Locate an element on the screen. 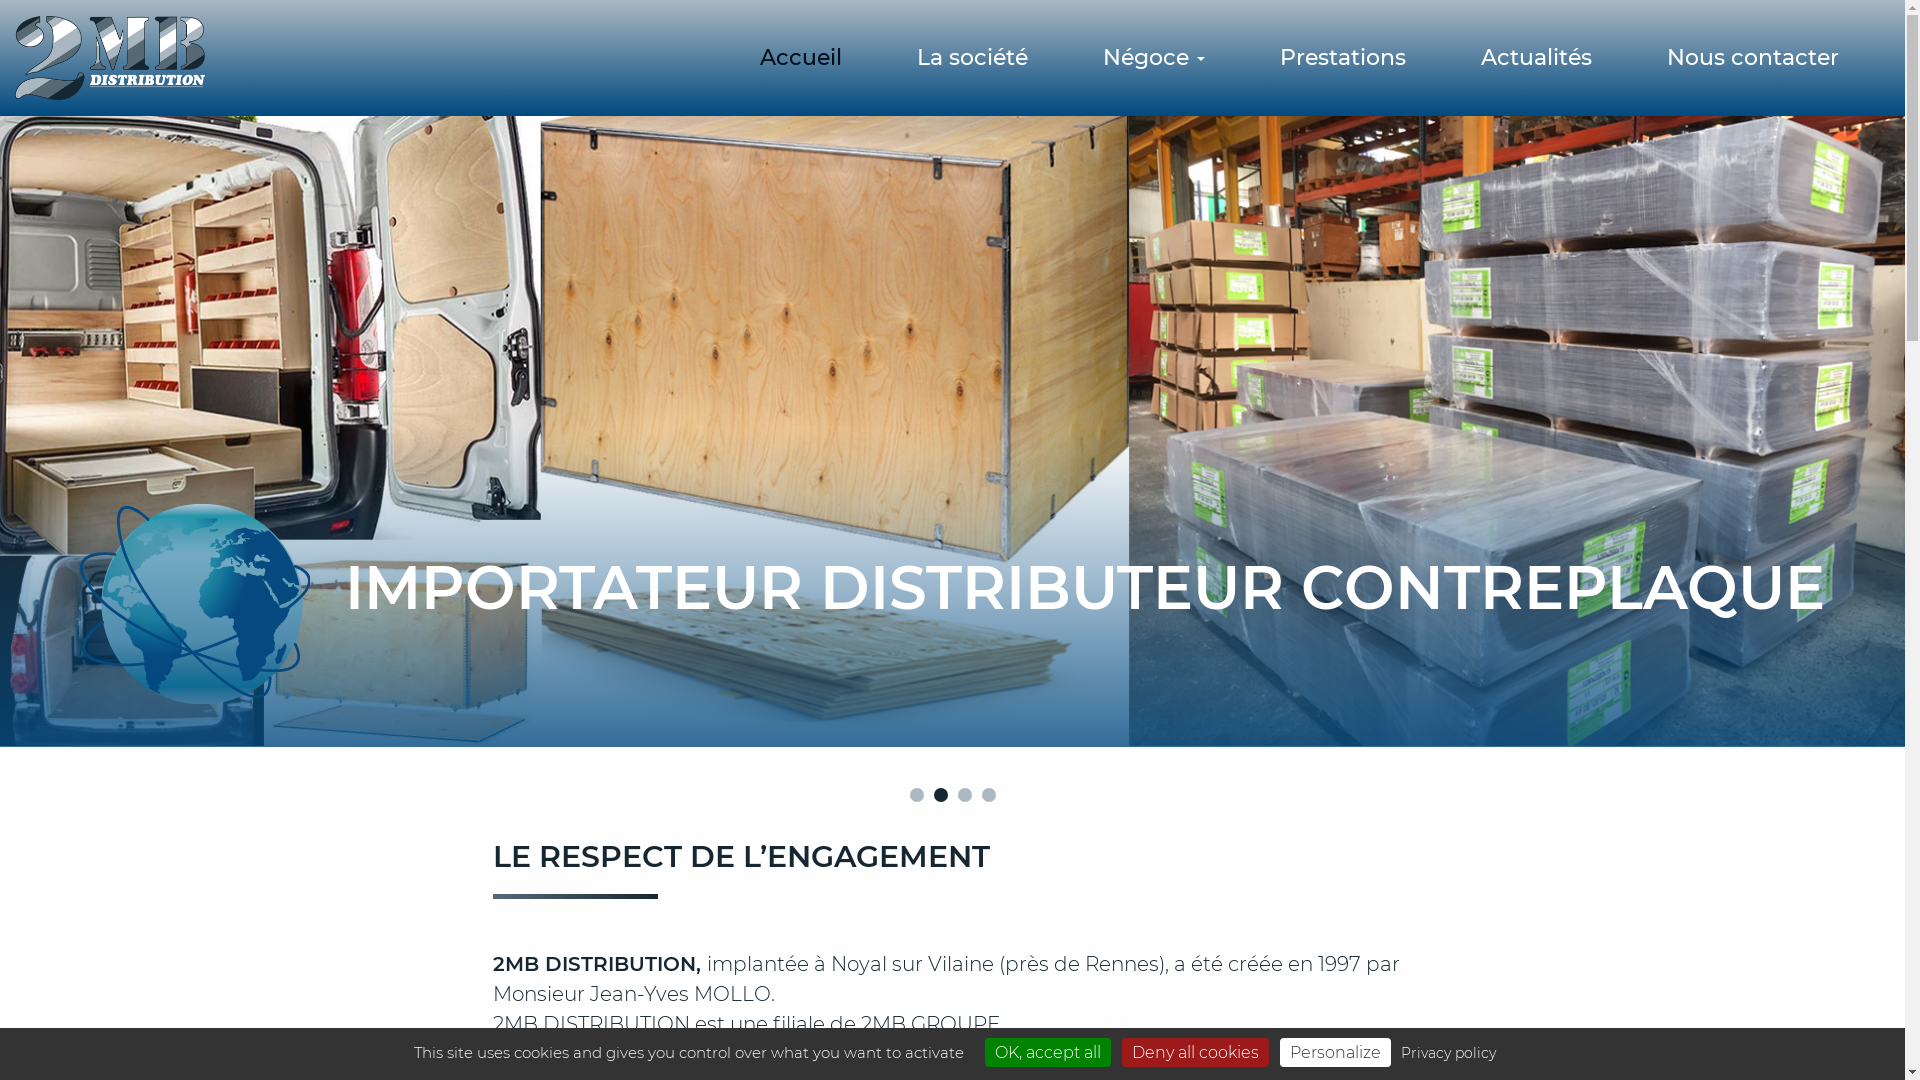  'IMPORTATEUR DISTRIBUTEUR CONTREPLAQUE' is located at coordinates (0, 434).